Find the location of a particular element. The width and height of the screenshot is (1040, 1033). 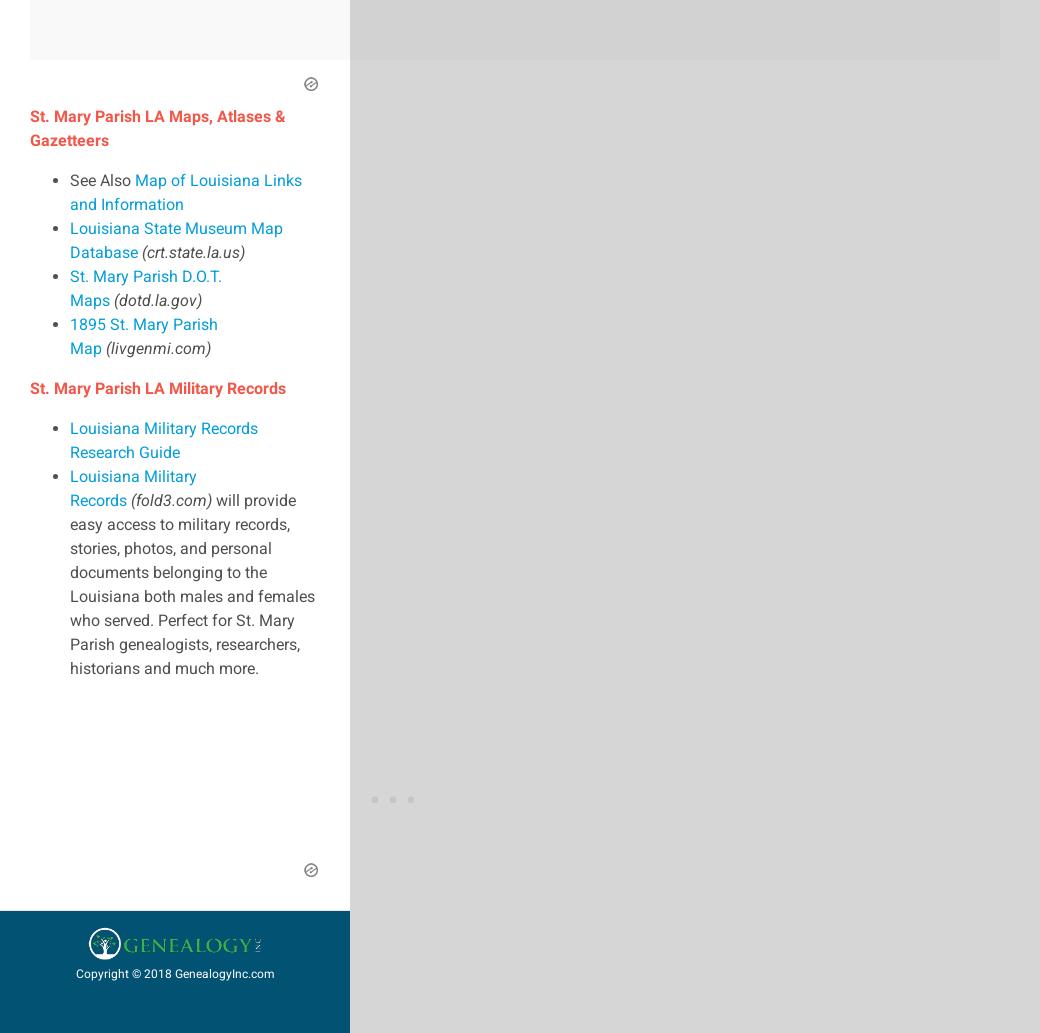

'Louisiana State Museum Map Database' is located at coordinates (176, 238).